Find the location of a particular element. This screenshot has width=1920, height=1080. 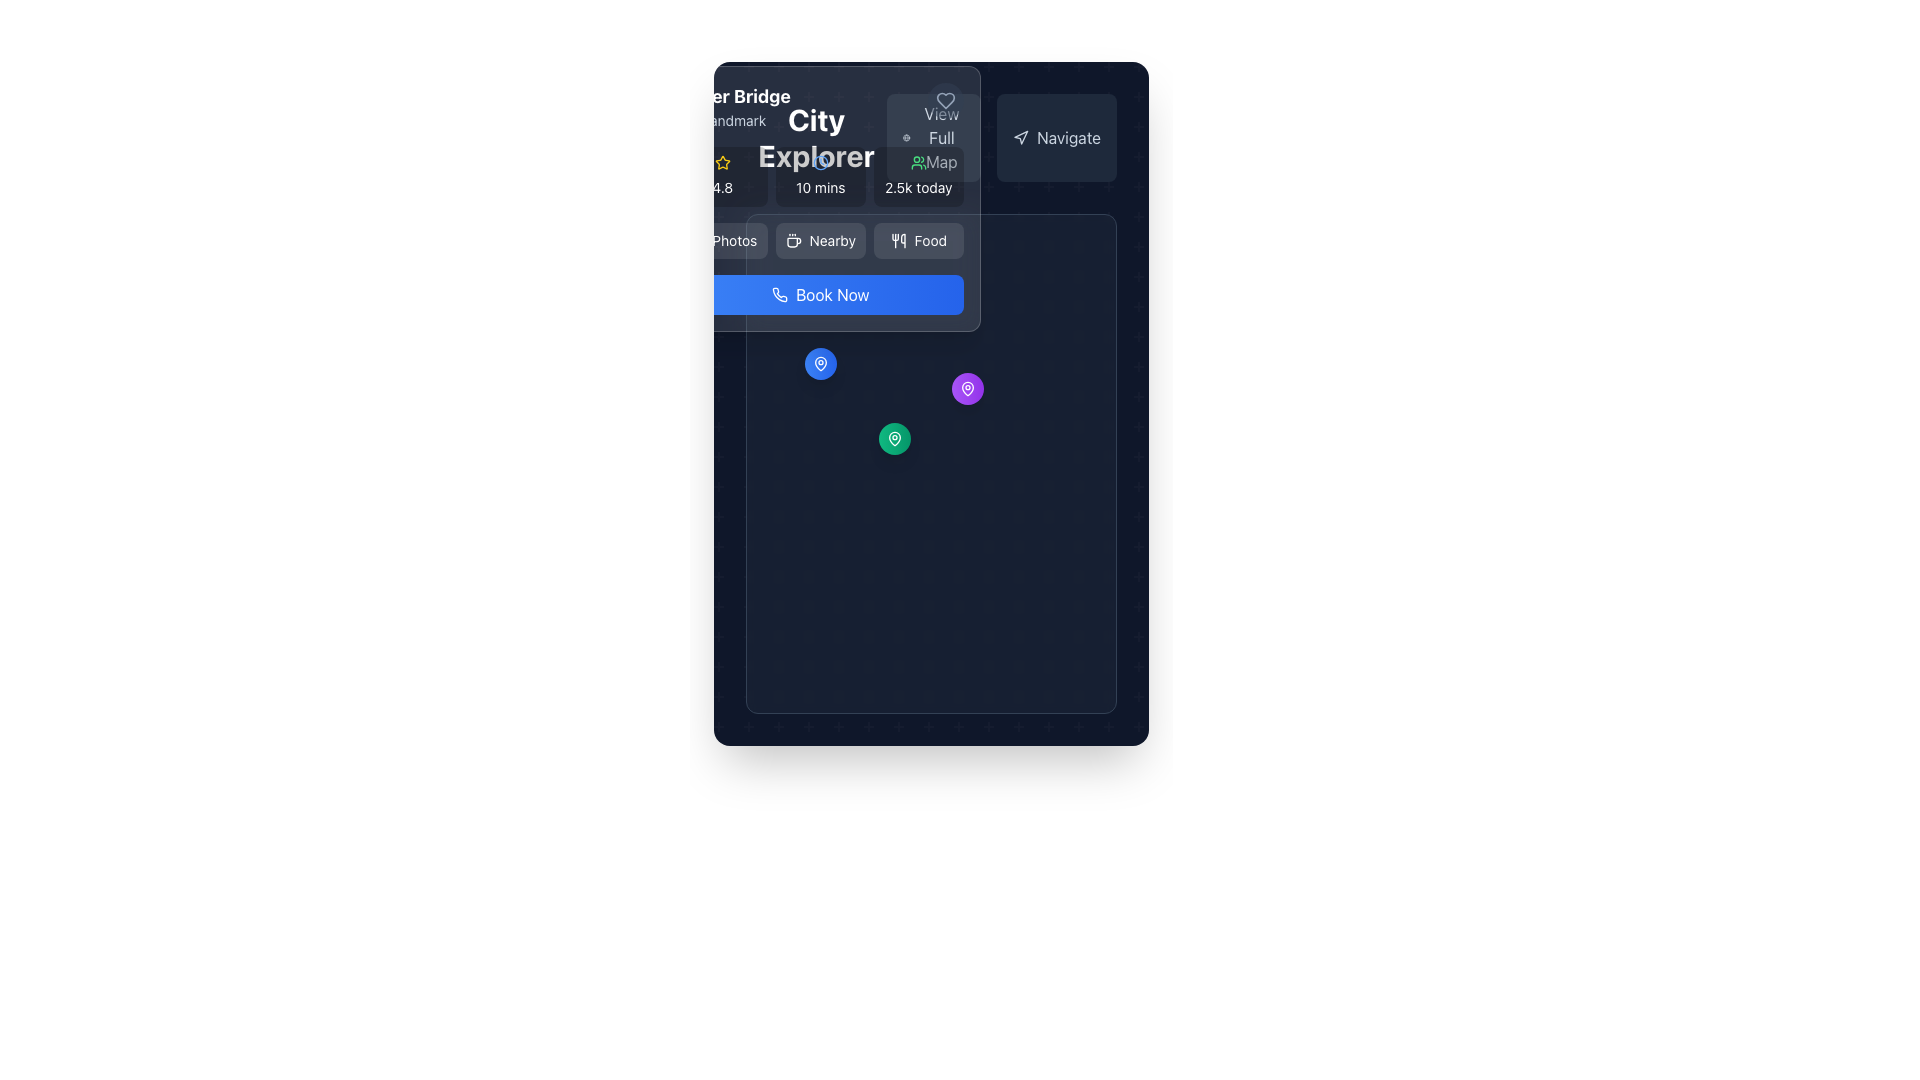

the heart-shaped outlined icon located in the top-right corner above the 'City Explorer' title, which is the leftmost icon in a group of small icons is located at coordinates (944, 101).